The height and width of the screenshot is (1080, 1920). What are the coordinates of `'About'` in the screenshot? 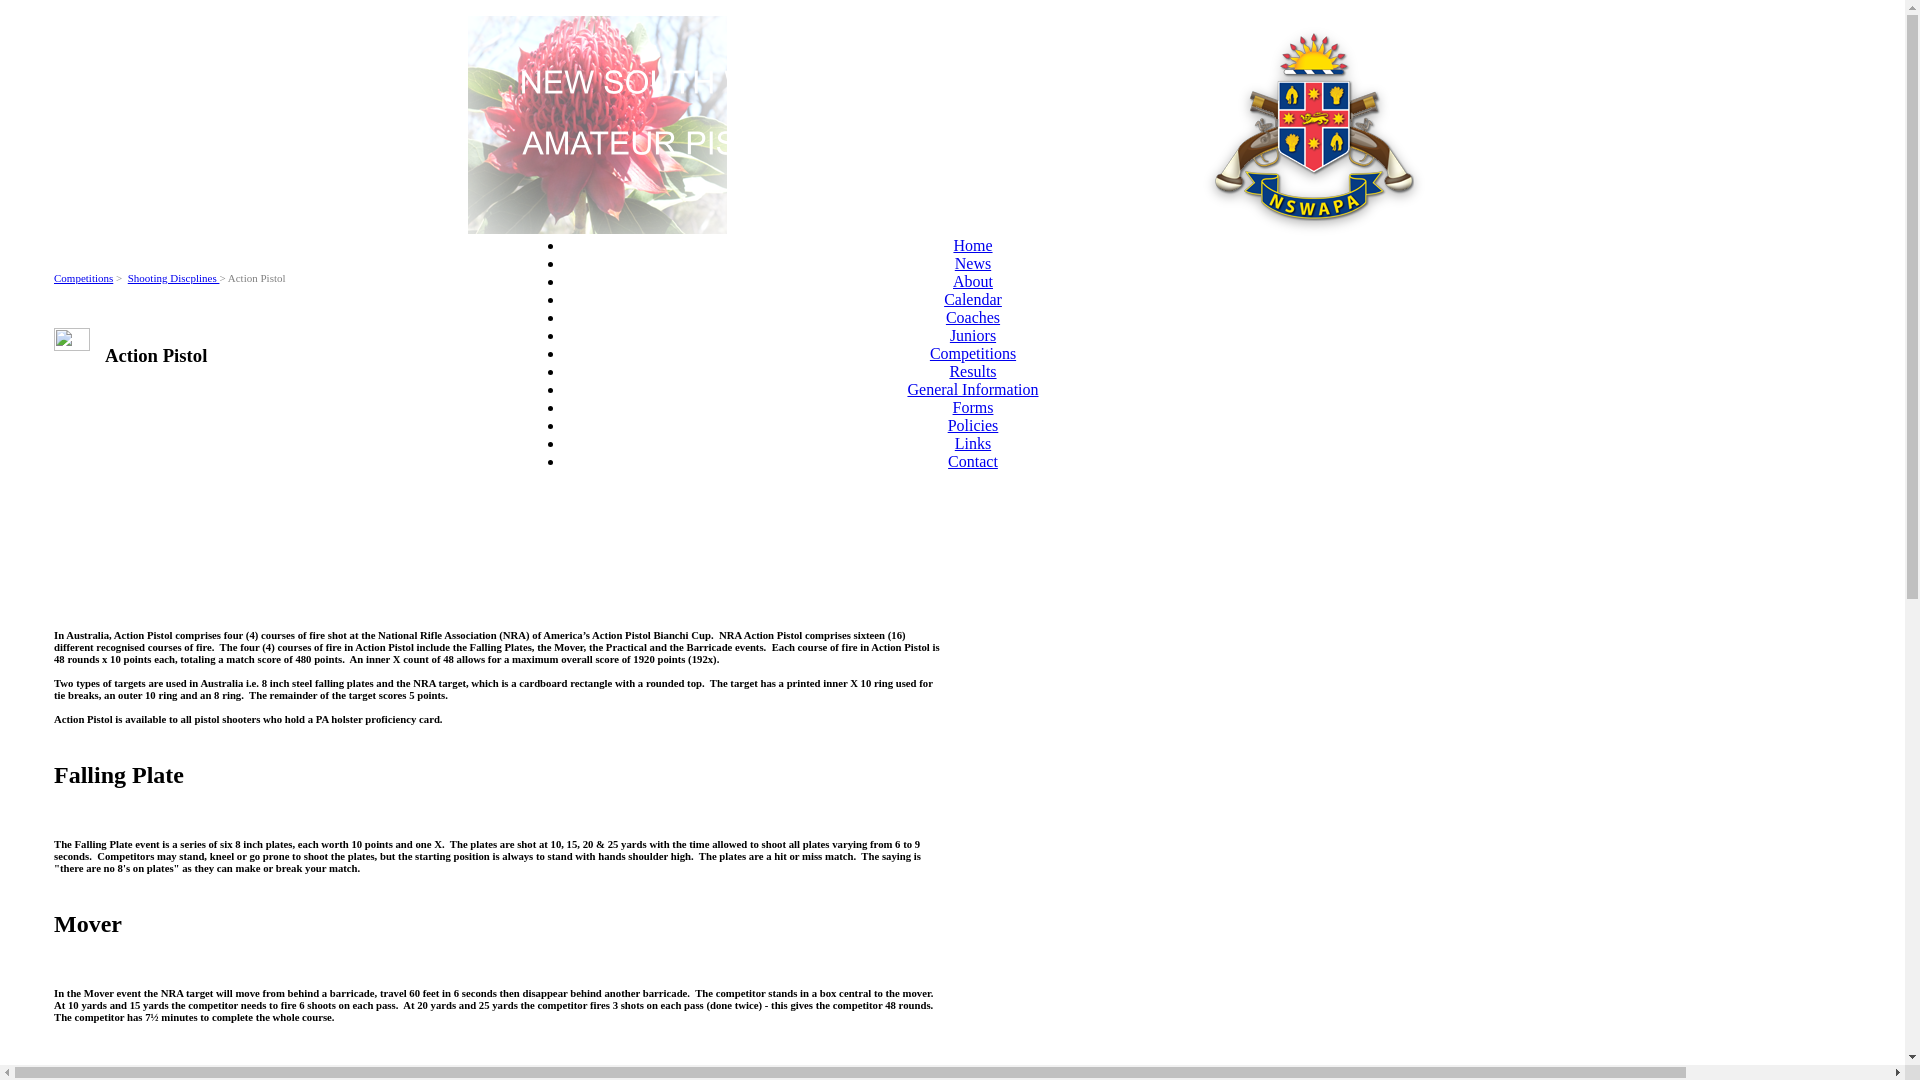 It's located at (973, 281).